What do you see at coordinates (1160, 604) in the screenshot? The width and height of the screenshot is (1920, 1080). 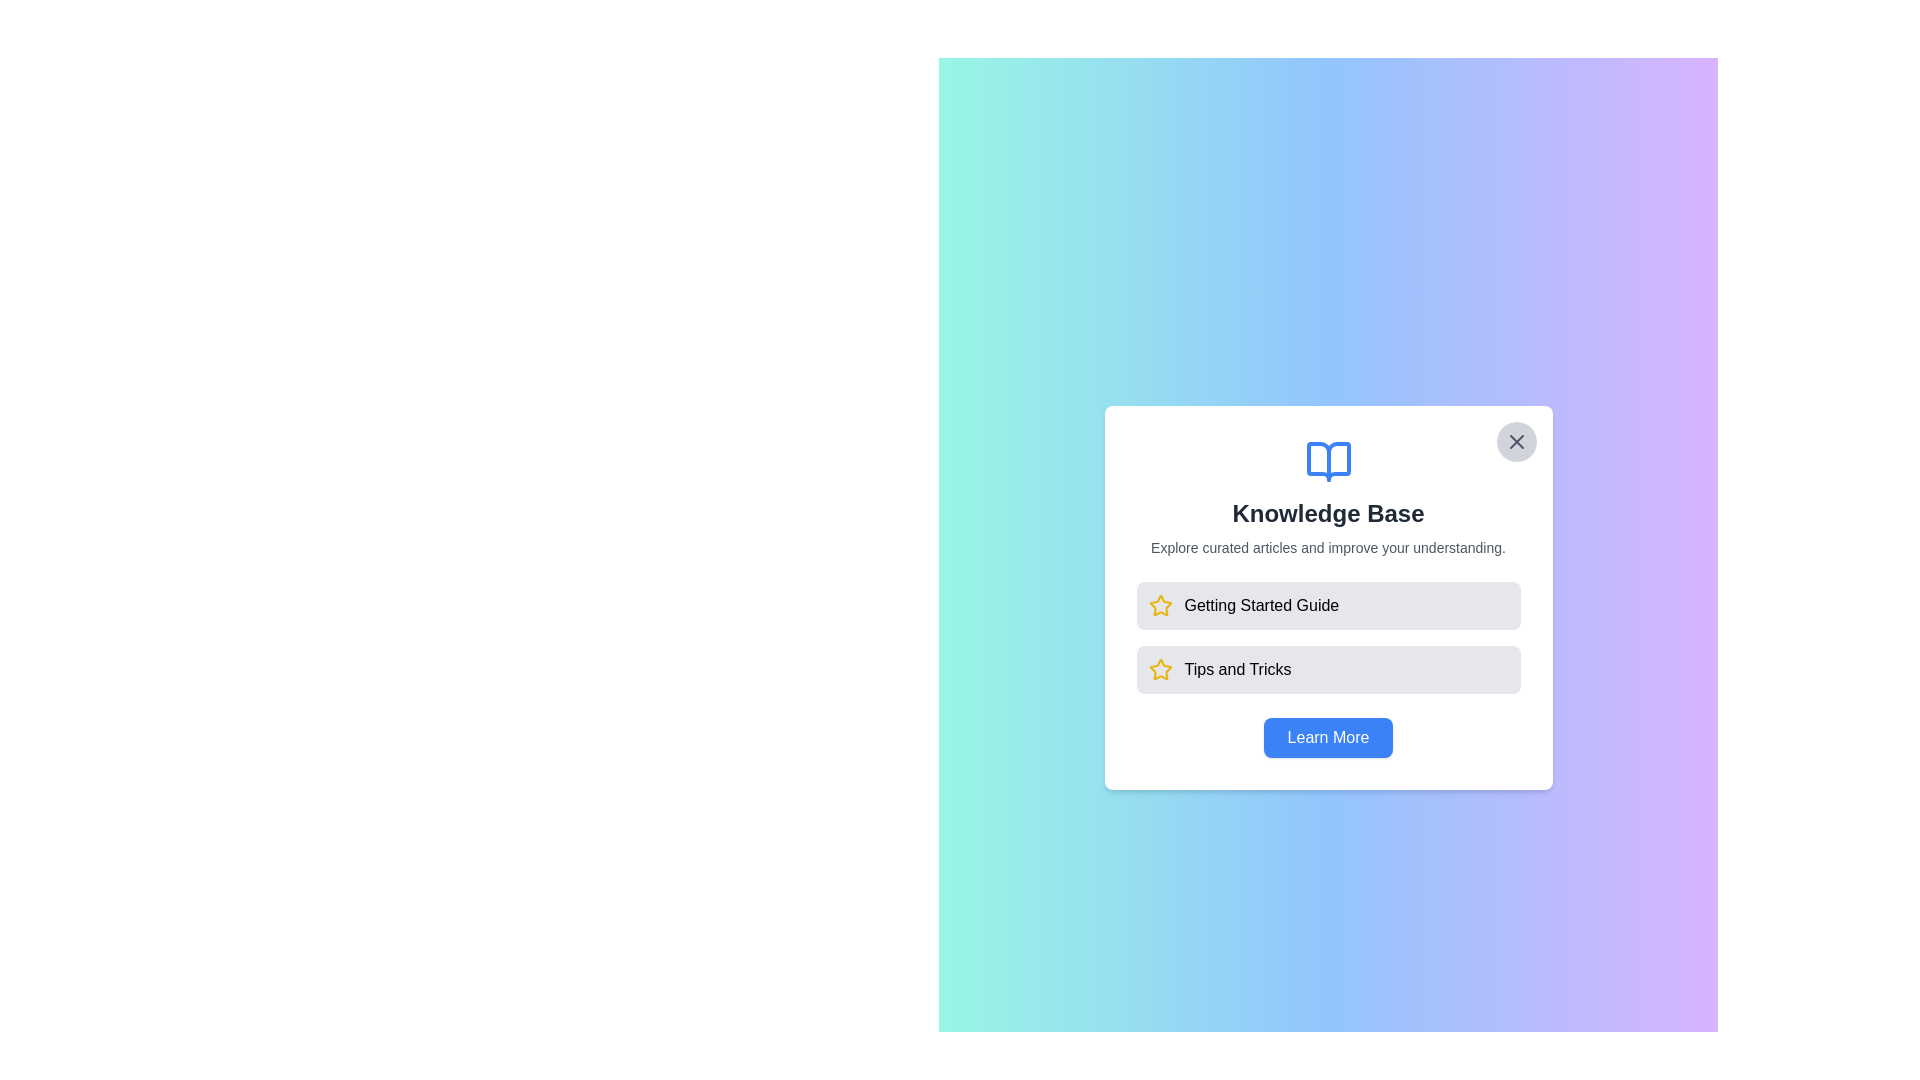 I see `the presence of the star-shaped icon with a yellow fill and outline located in the 'Tips and Tricks' section of the modal window` at bounding box center [1160, 604].